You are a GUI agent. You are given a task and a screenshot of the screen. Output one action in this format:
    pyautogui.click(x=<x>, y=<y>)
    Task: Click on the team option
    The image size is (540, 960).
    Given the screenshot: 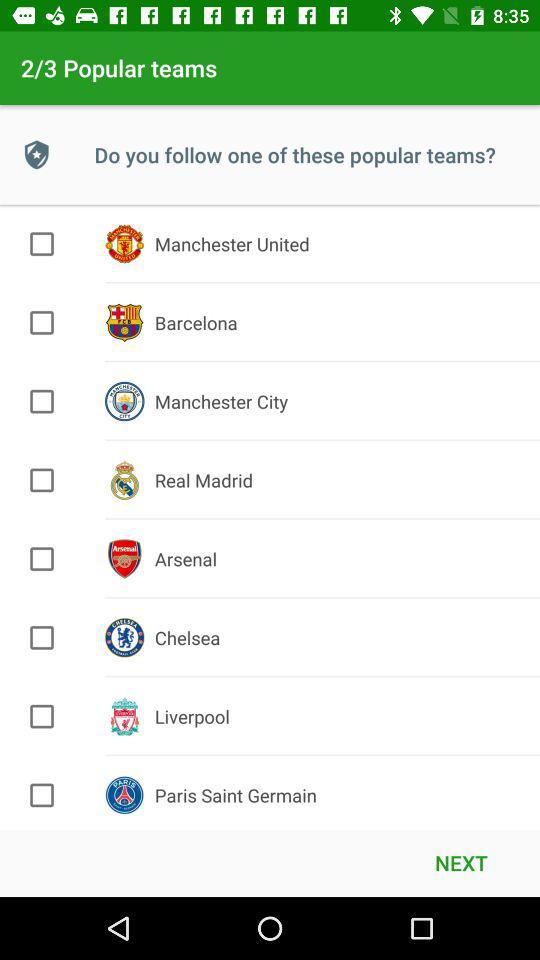 What is the action you would take?
    pyautogui.click(x=42, y=400)
    